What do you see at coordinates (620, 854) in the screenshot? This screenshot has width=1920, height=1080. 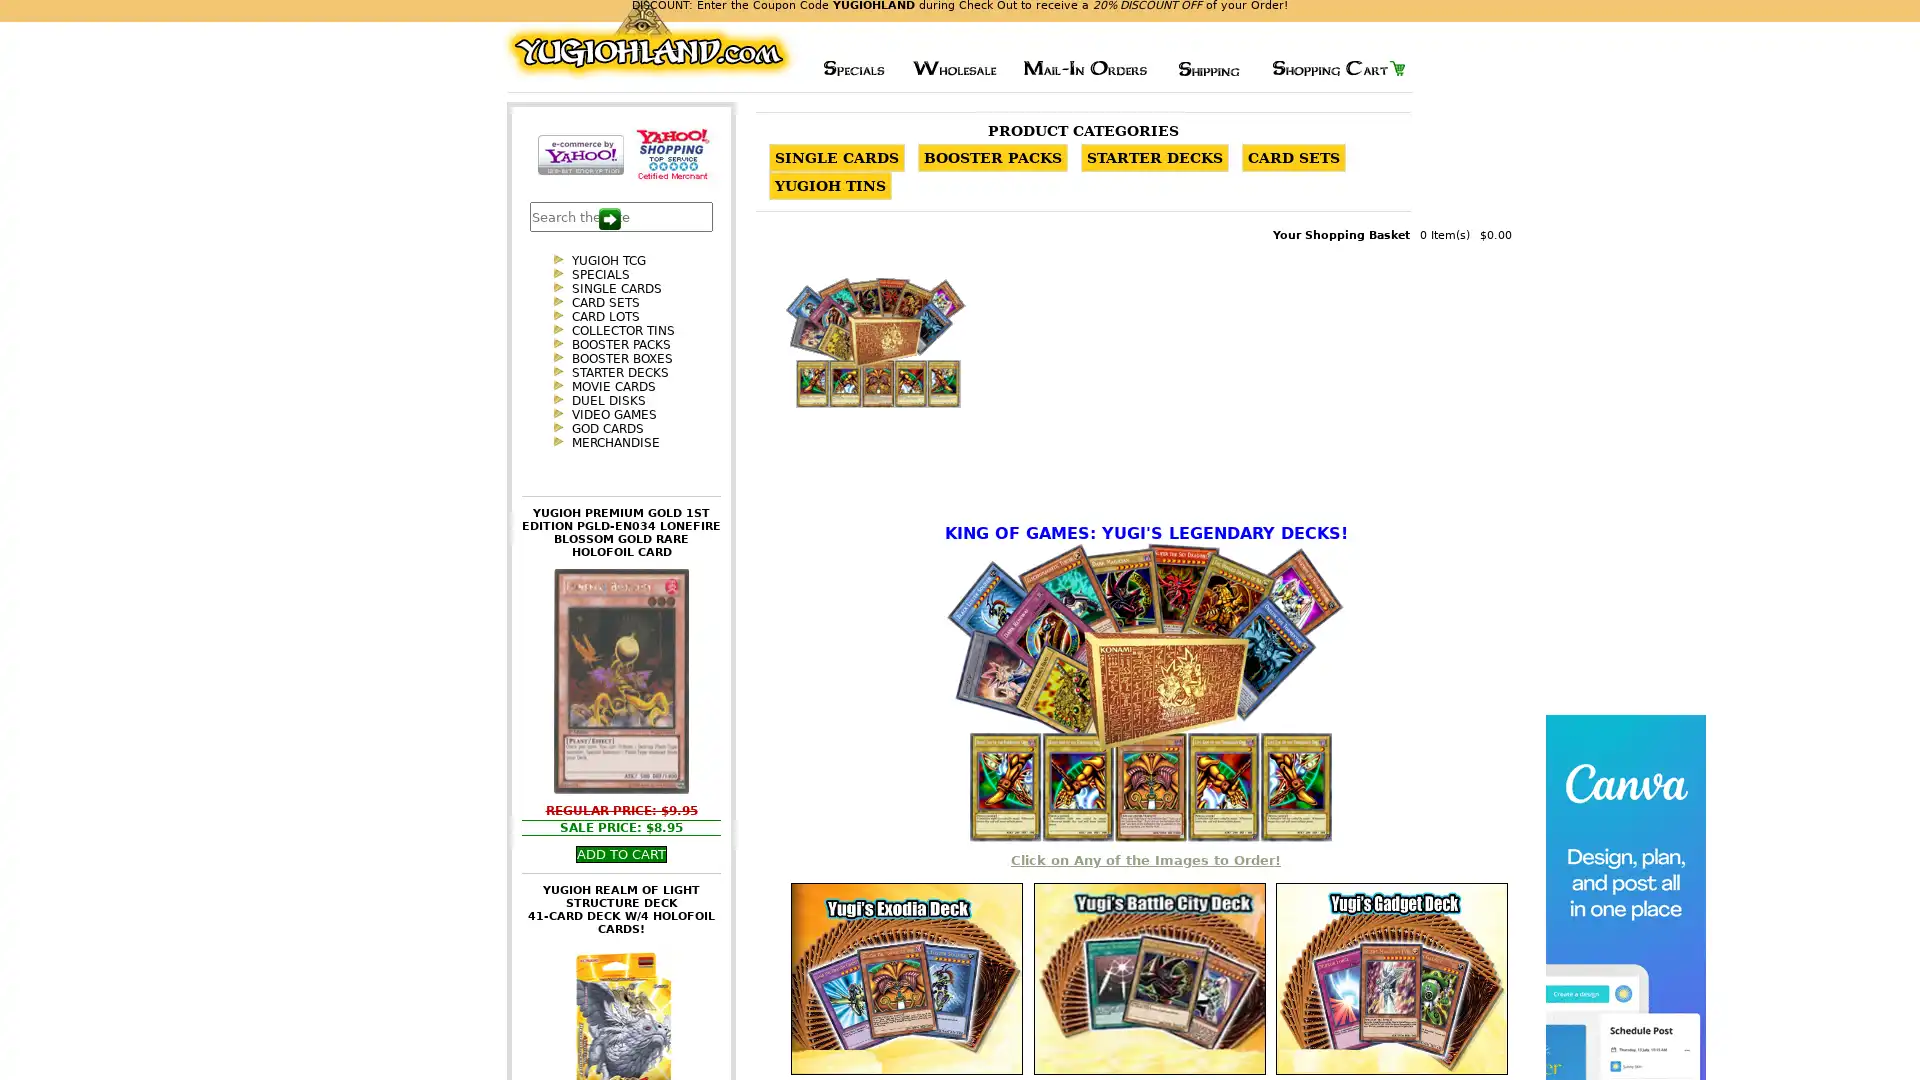 I see `Add To Cart` at bounding box center [620, 854].